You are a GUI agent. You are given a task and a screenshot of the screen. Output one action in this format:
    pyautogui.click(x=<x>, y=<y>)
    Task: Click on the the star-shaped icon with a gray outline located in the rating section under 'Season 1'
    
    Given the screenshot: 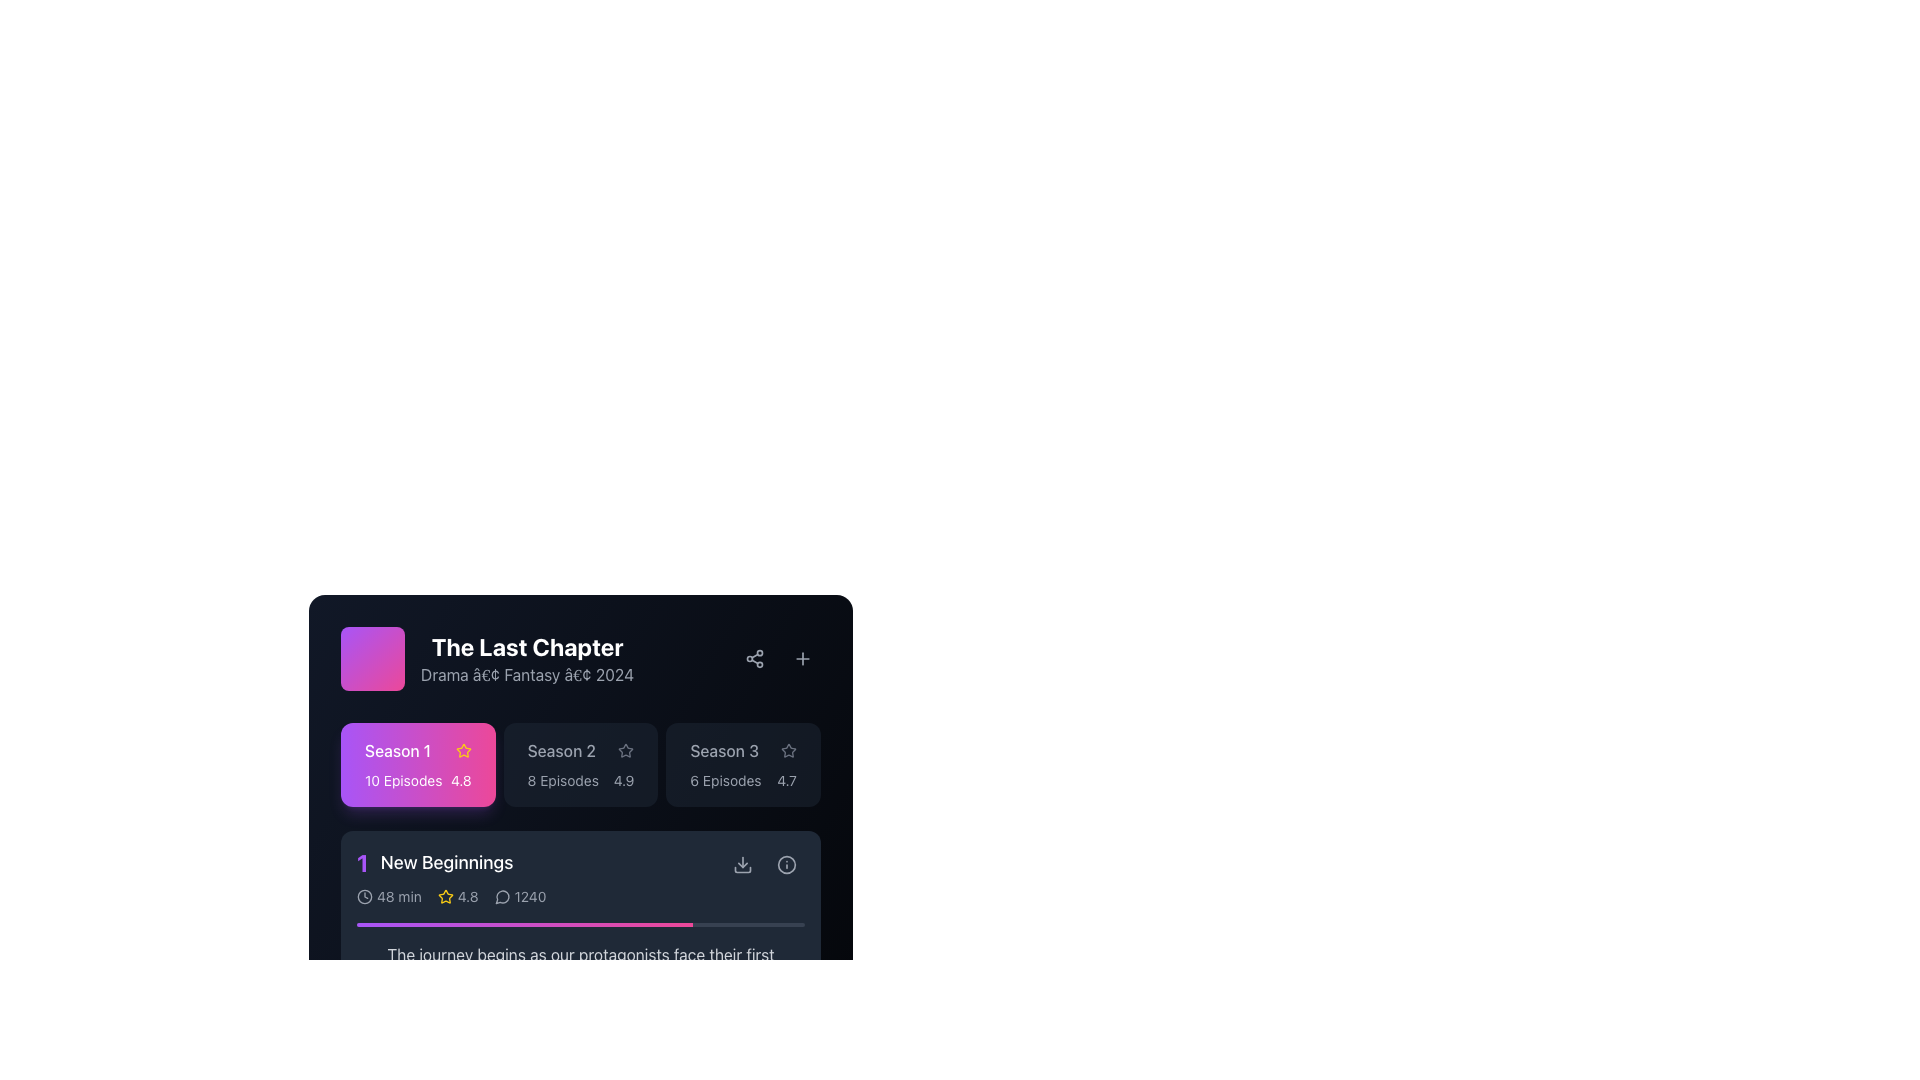 What is the action you would take?
    pyautogui.click(x=787, y=750)
    